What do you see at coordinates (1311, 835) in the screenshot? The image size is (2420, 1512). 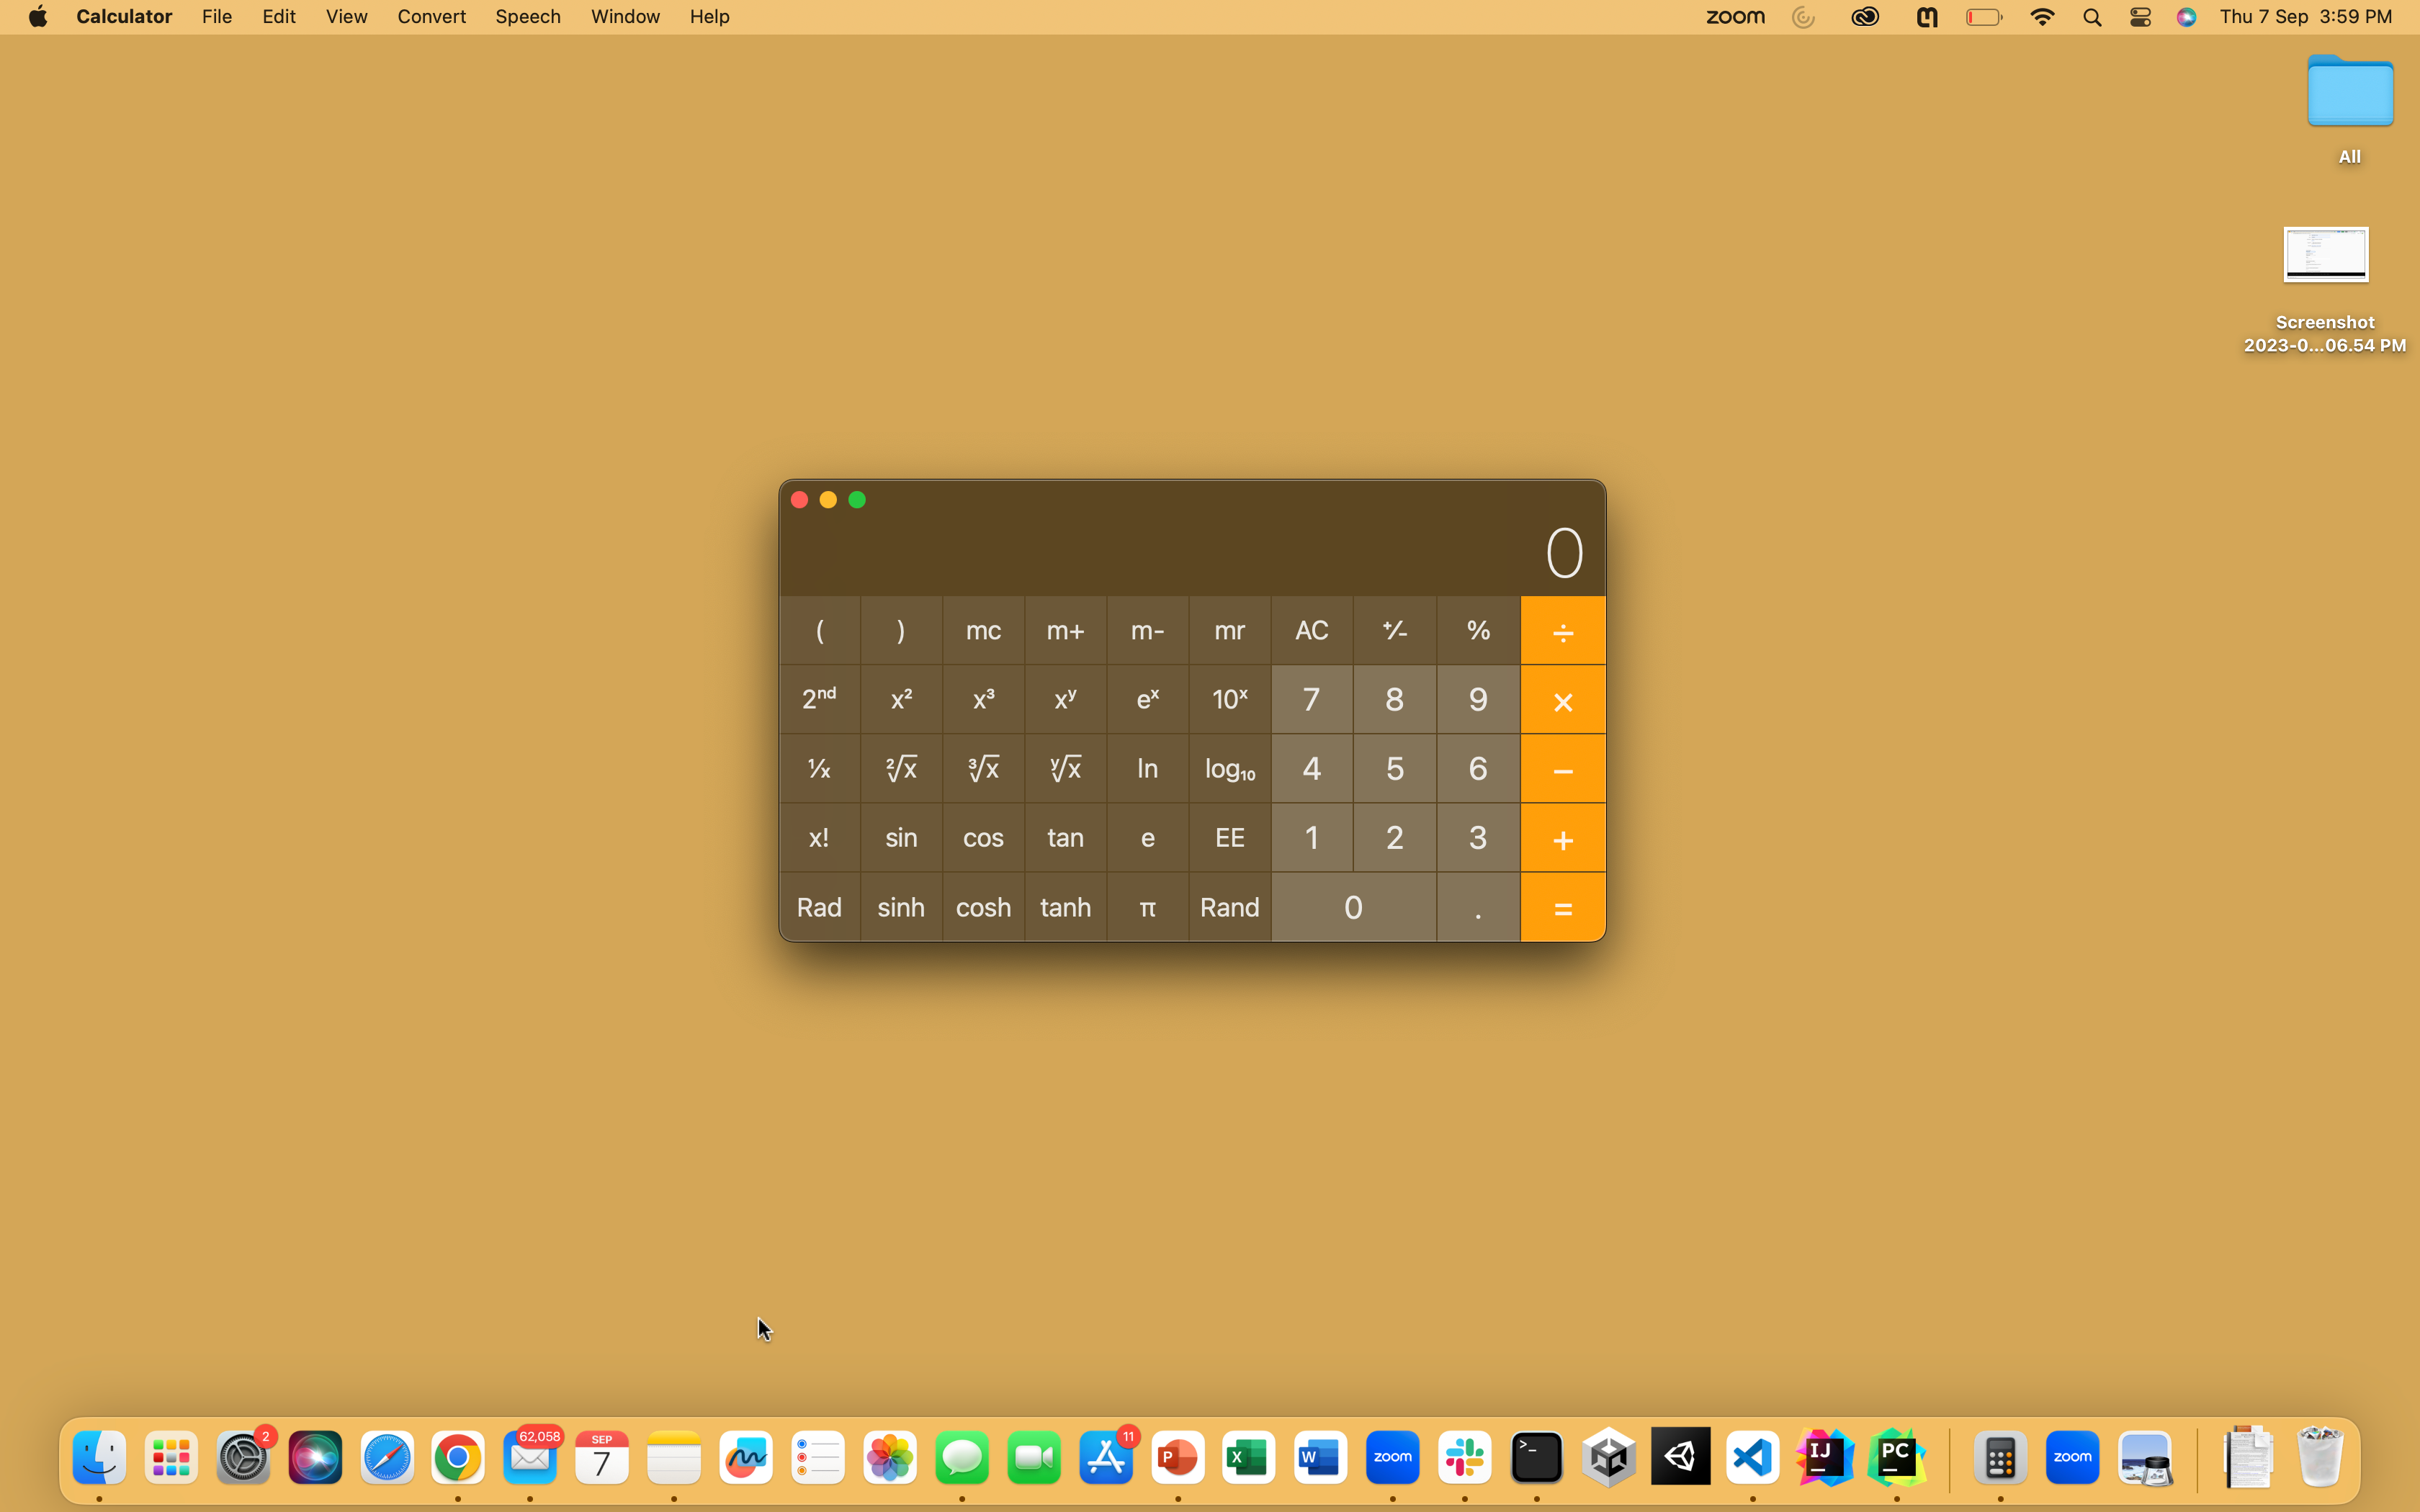 I see `Calculate 10 minus 5` at bounding box center [1311, 835].